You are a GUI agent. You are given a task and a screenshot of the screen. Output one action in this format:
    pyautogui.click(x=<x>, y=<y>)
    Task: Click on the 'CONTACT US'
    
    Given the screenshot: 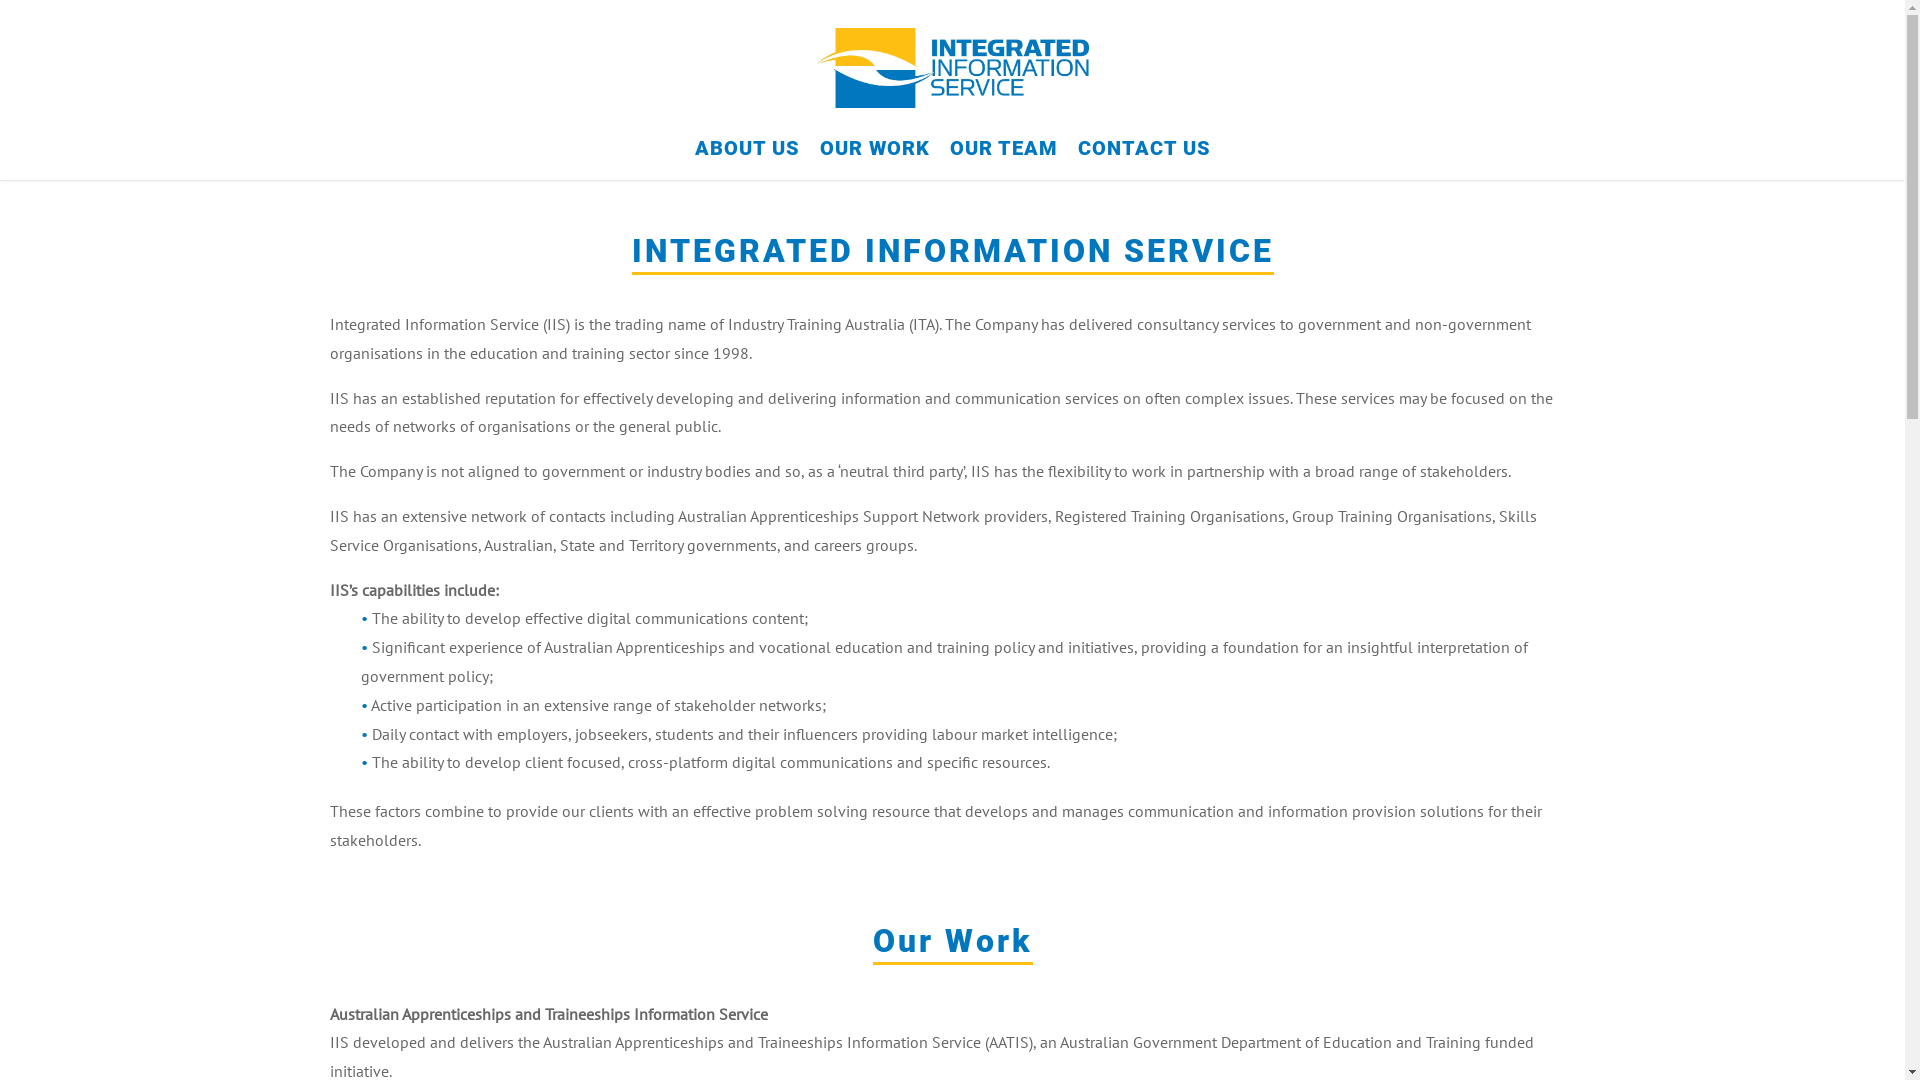 What is the action you would take?
    pyautogui.click(x=1144, y=157)
    